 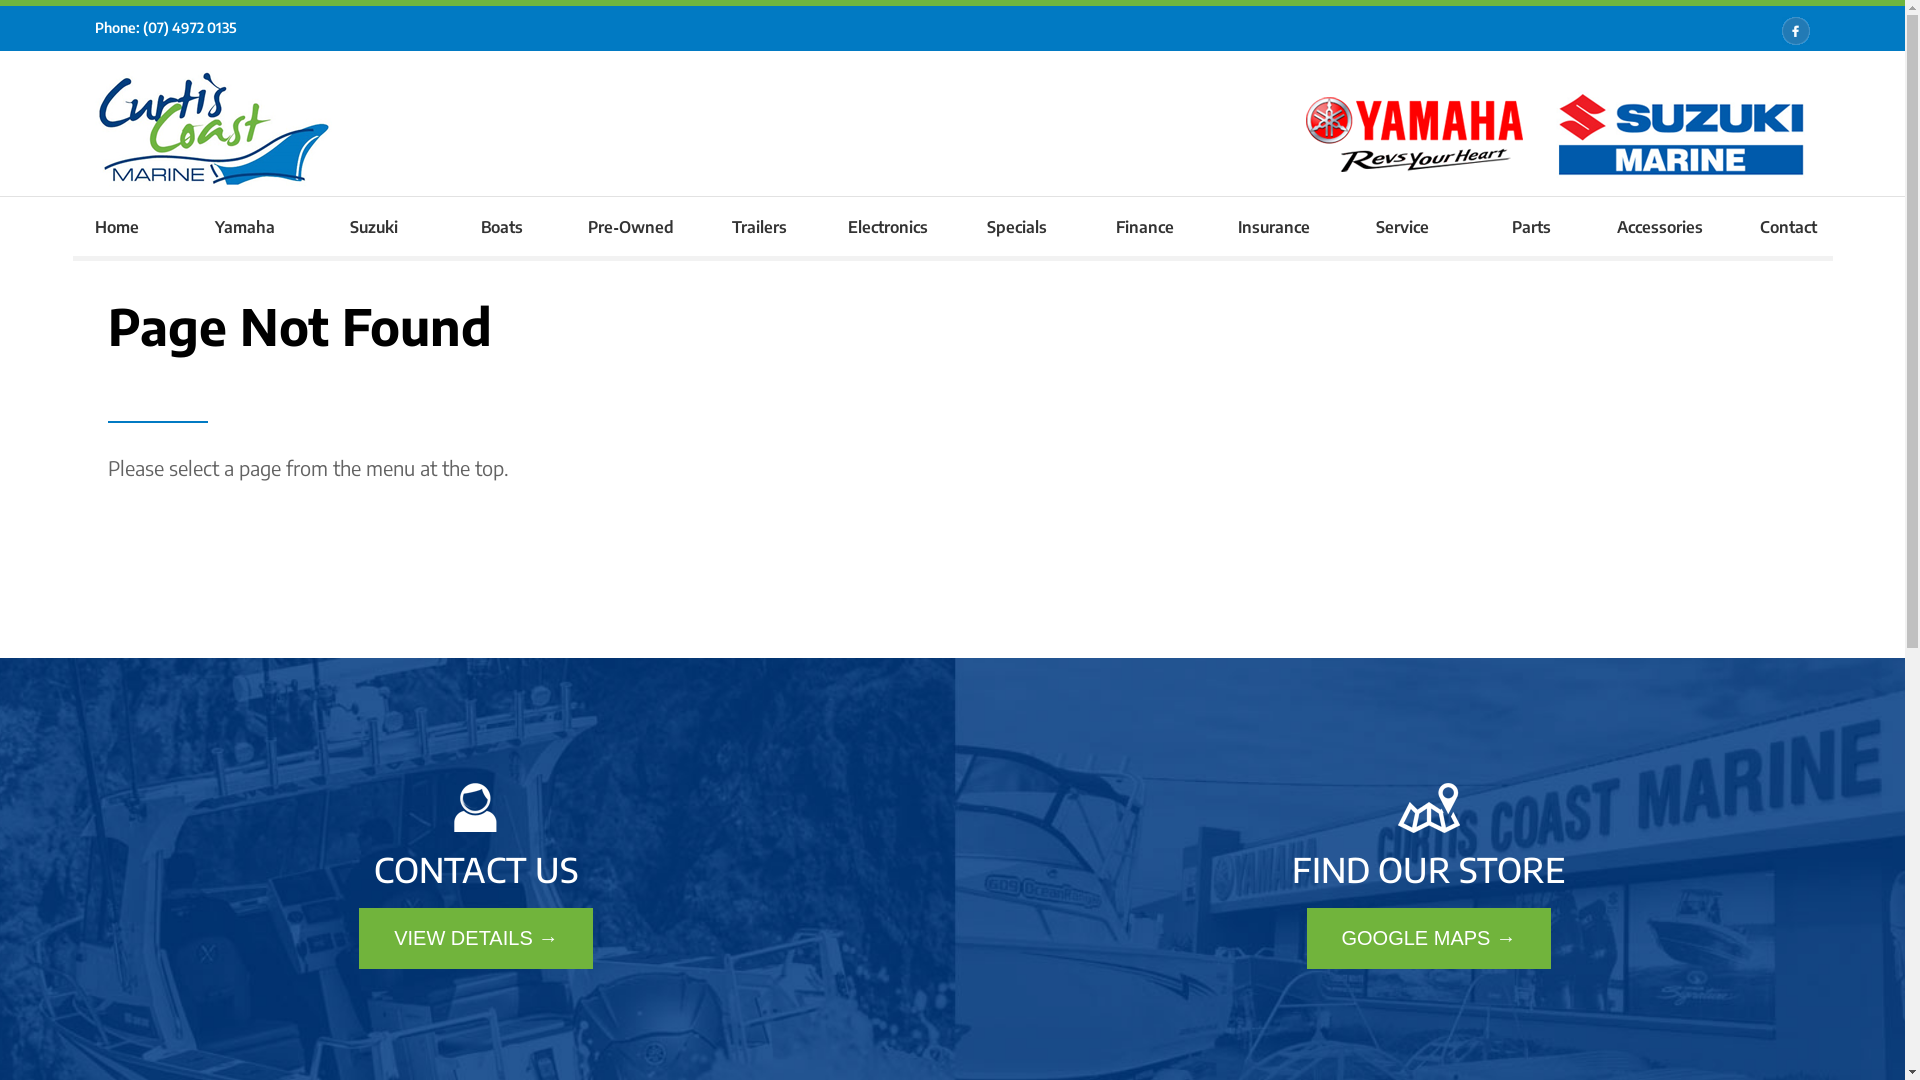 What do you see at coordinates (1145, 225) in the screenshot?
I see `'Finance'` at bounding box center [1145, 225].